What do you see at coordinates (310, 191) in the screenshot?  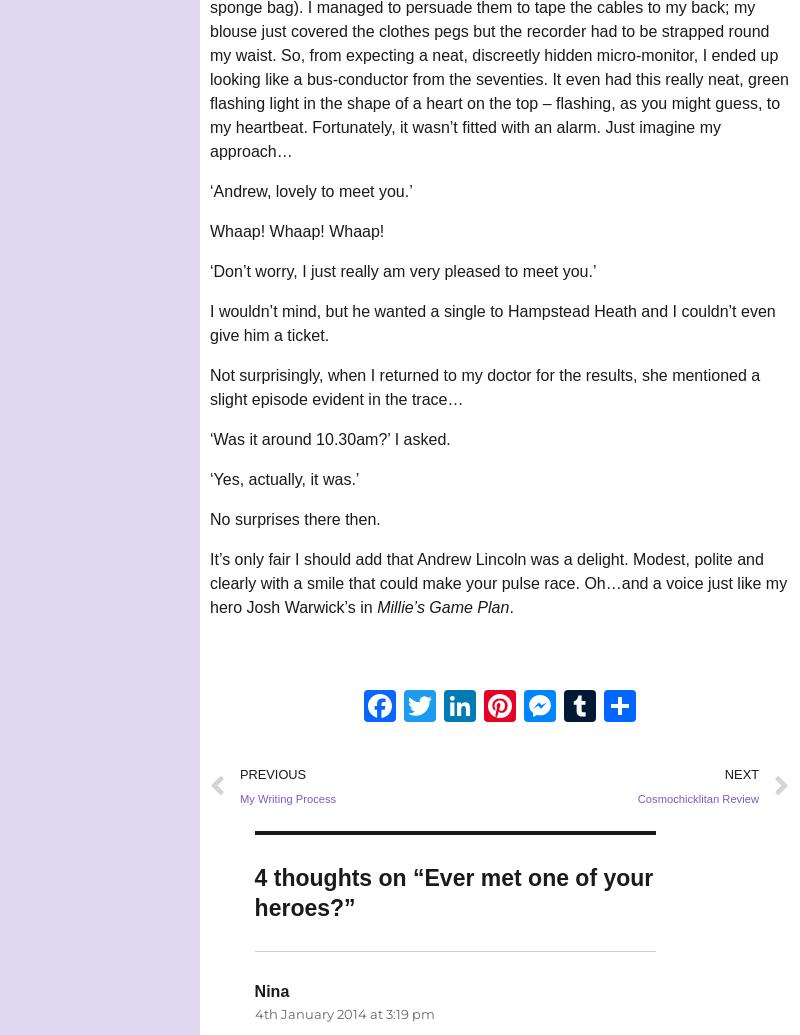 I see `'‘Andrew, lovely to meet you.’'` at bounding box center [310, 191].